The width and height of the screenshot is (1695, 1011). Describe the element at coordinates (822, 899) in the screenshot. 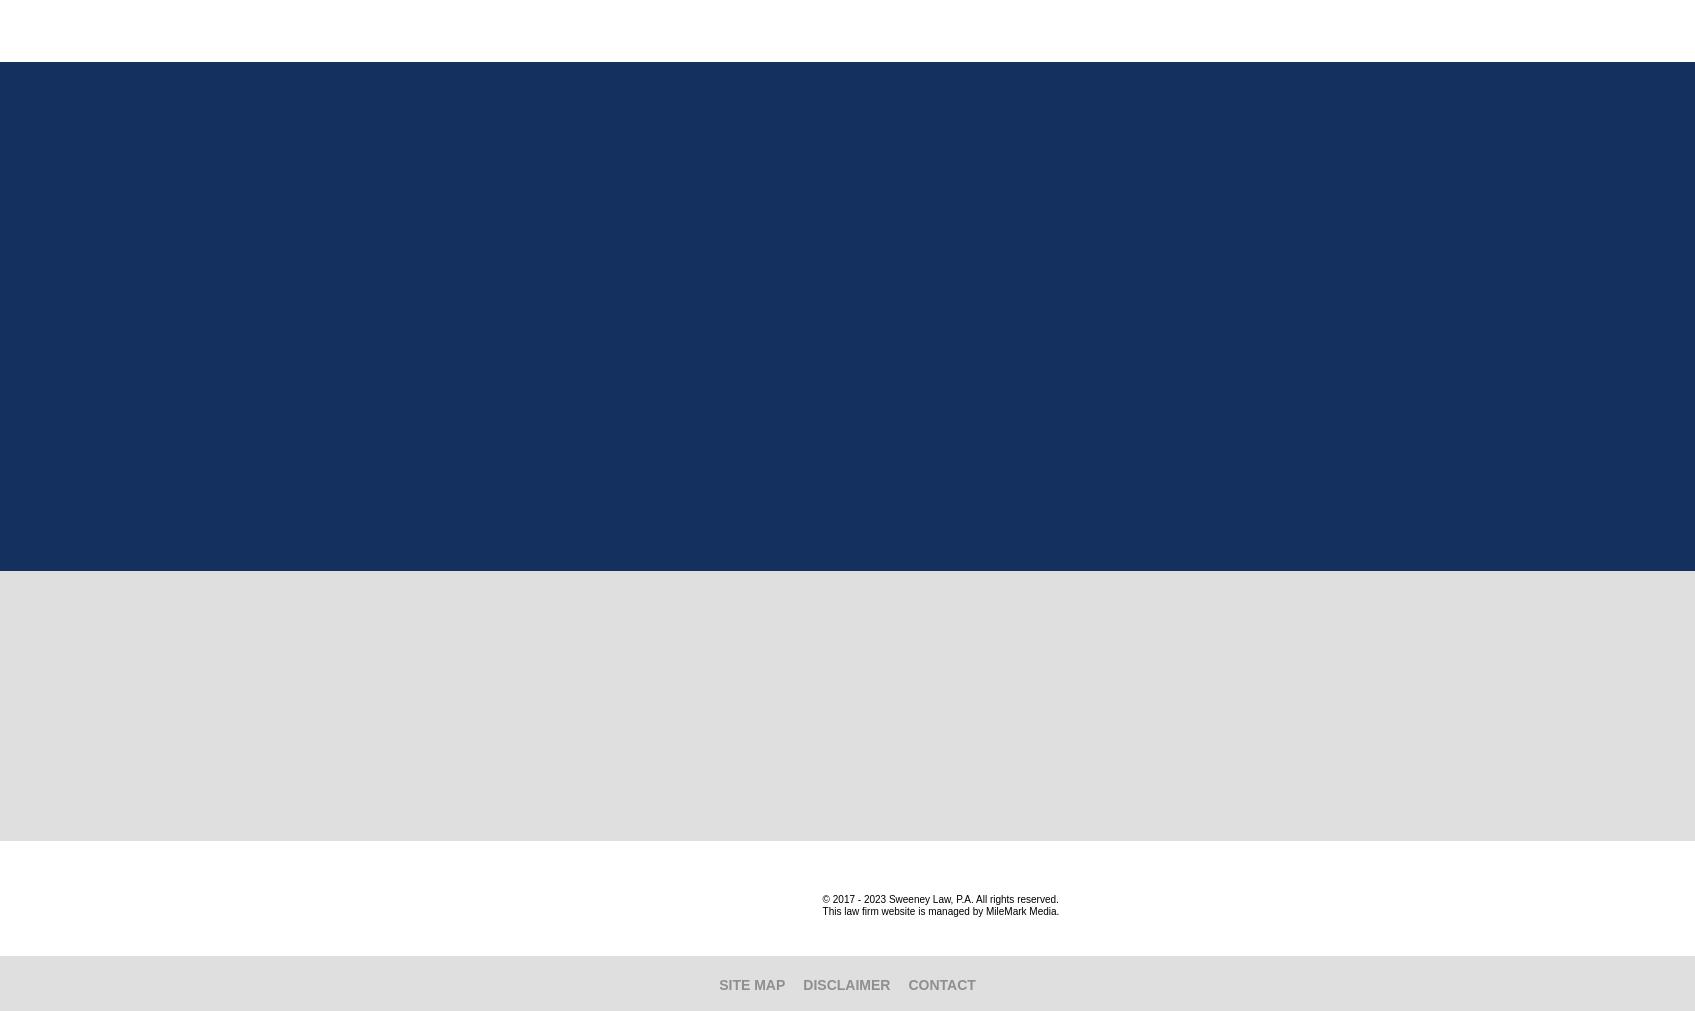

I see `'© 2017 - 2023 Sweeney Law, P.A. All rights reserved.'` at that location.